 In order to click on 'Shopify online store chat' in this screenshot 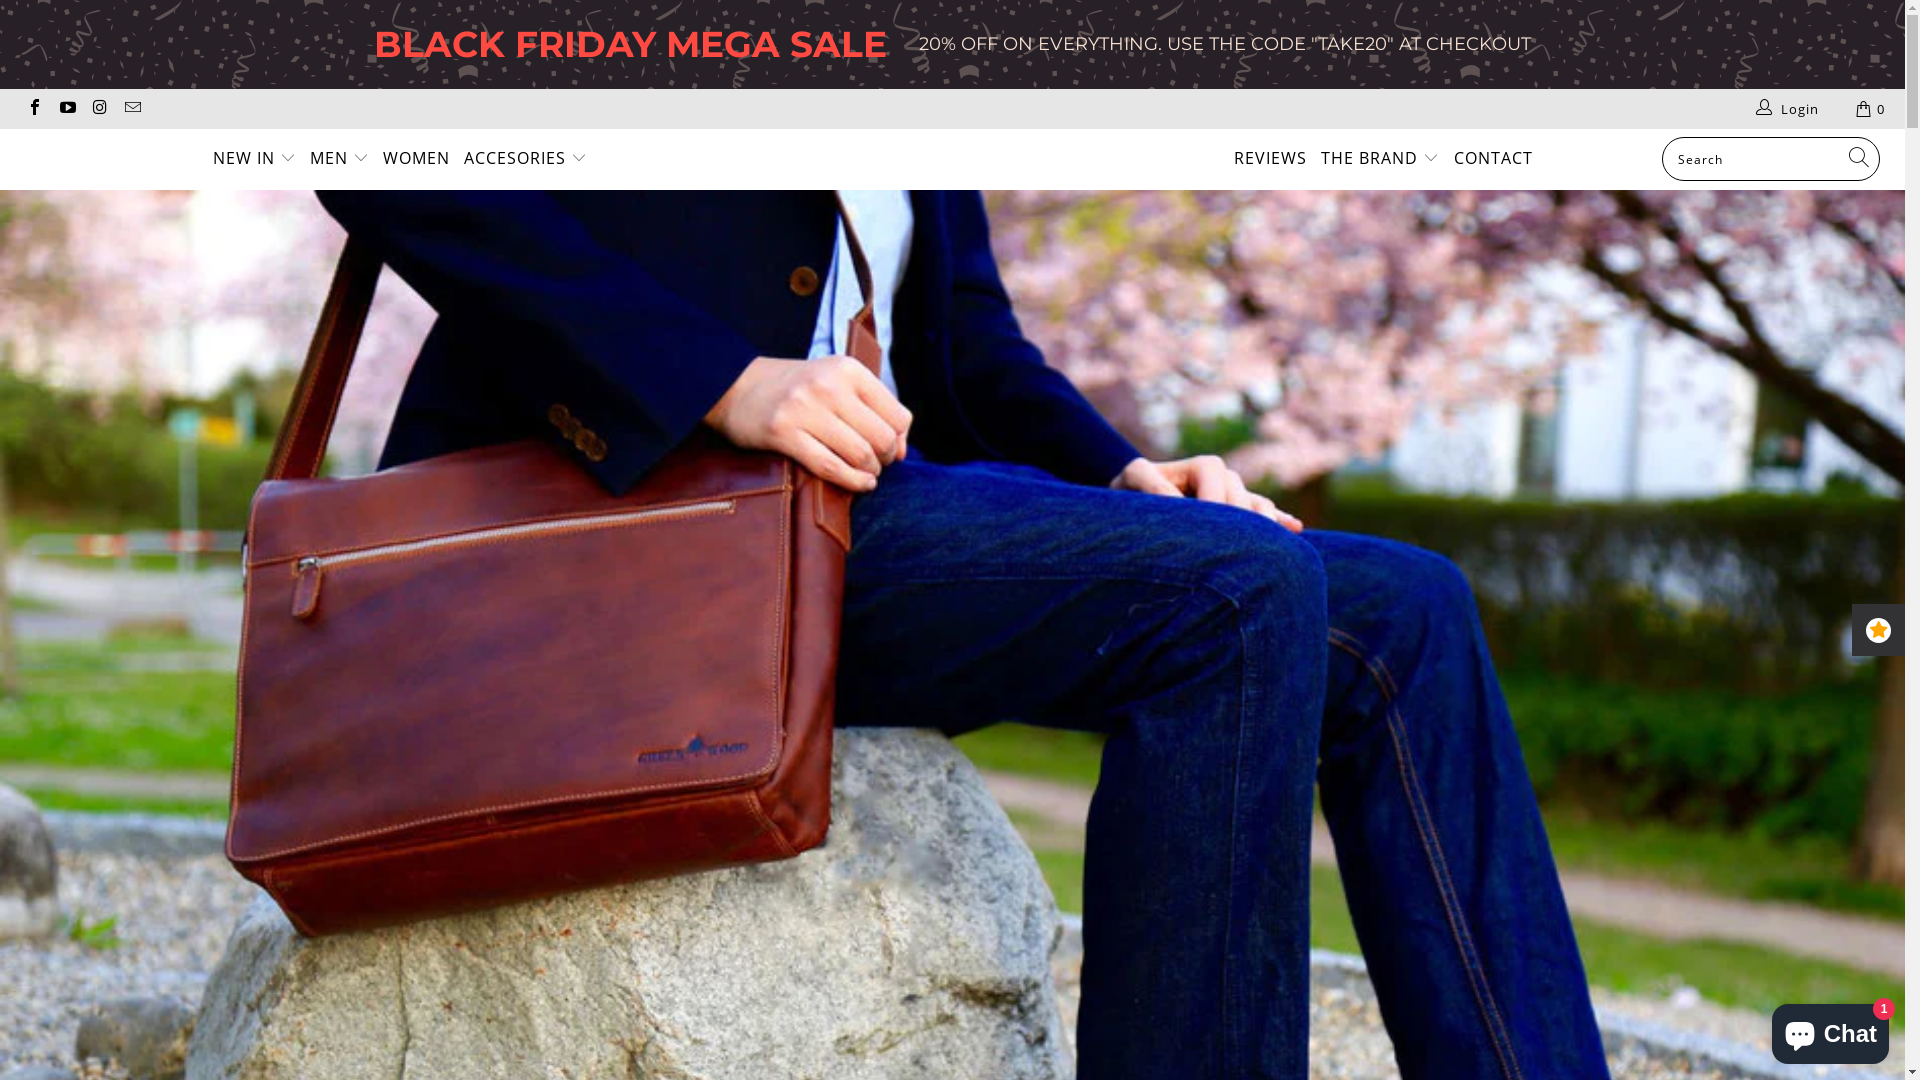, I will do `click(1830, 1029)`.